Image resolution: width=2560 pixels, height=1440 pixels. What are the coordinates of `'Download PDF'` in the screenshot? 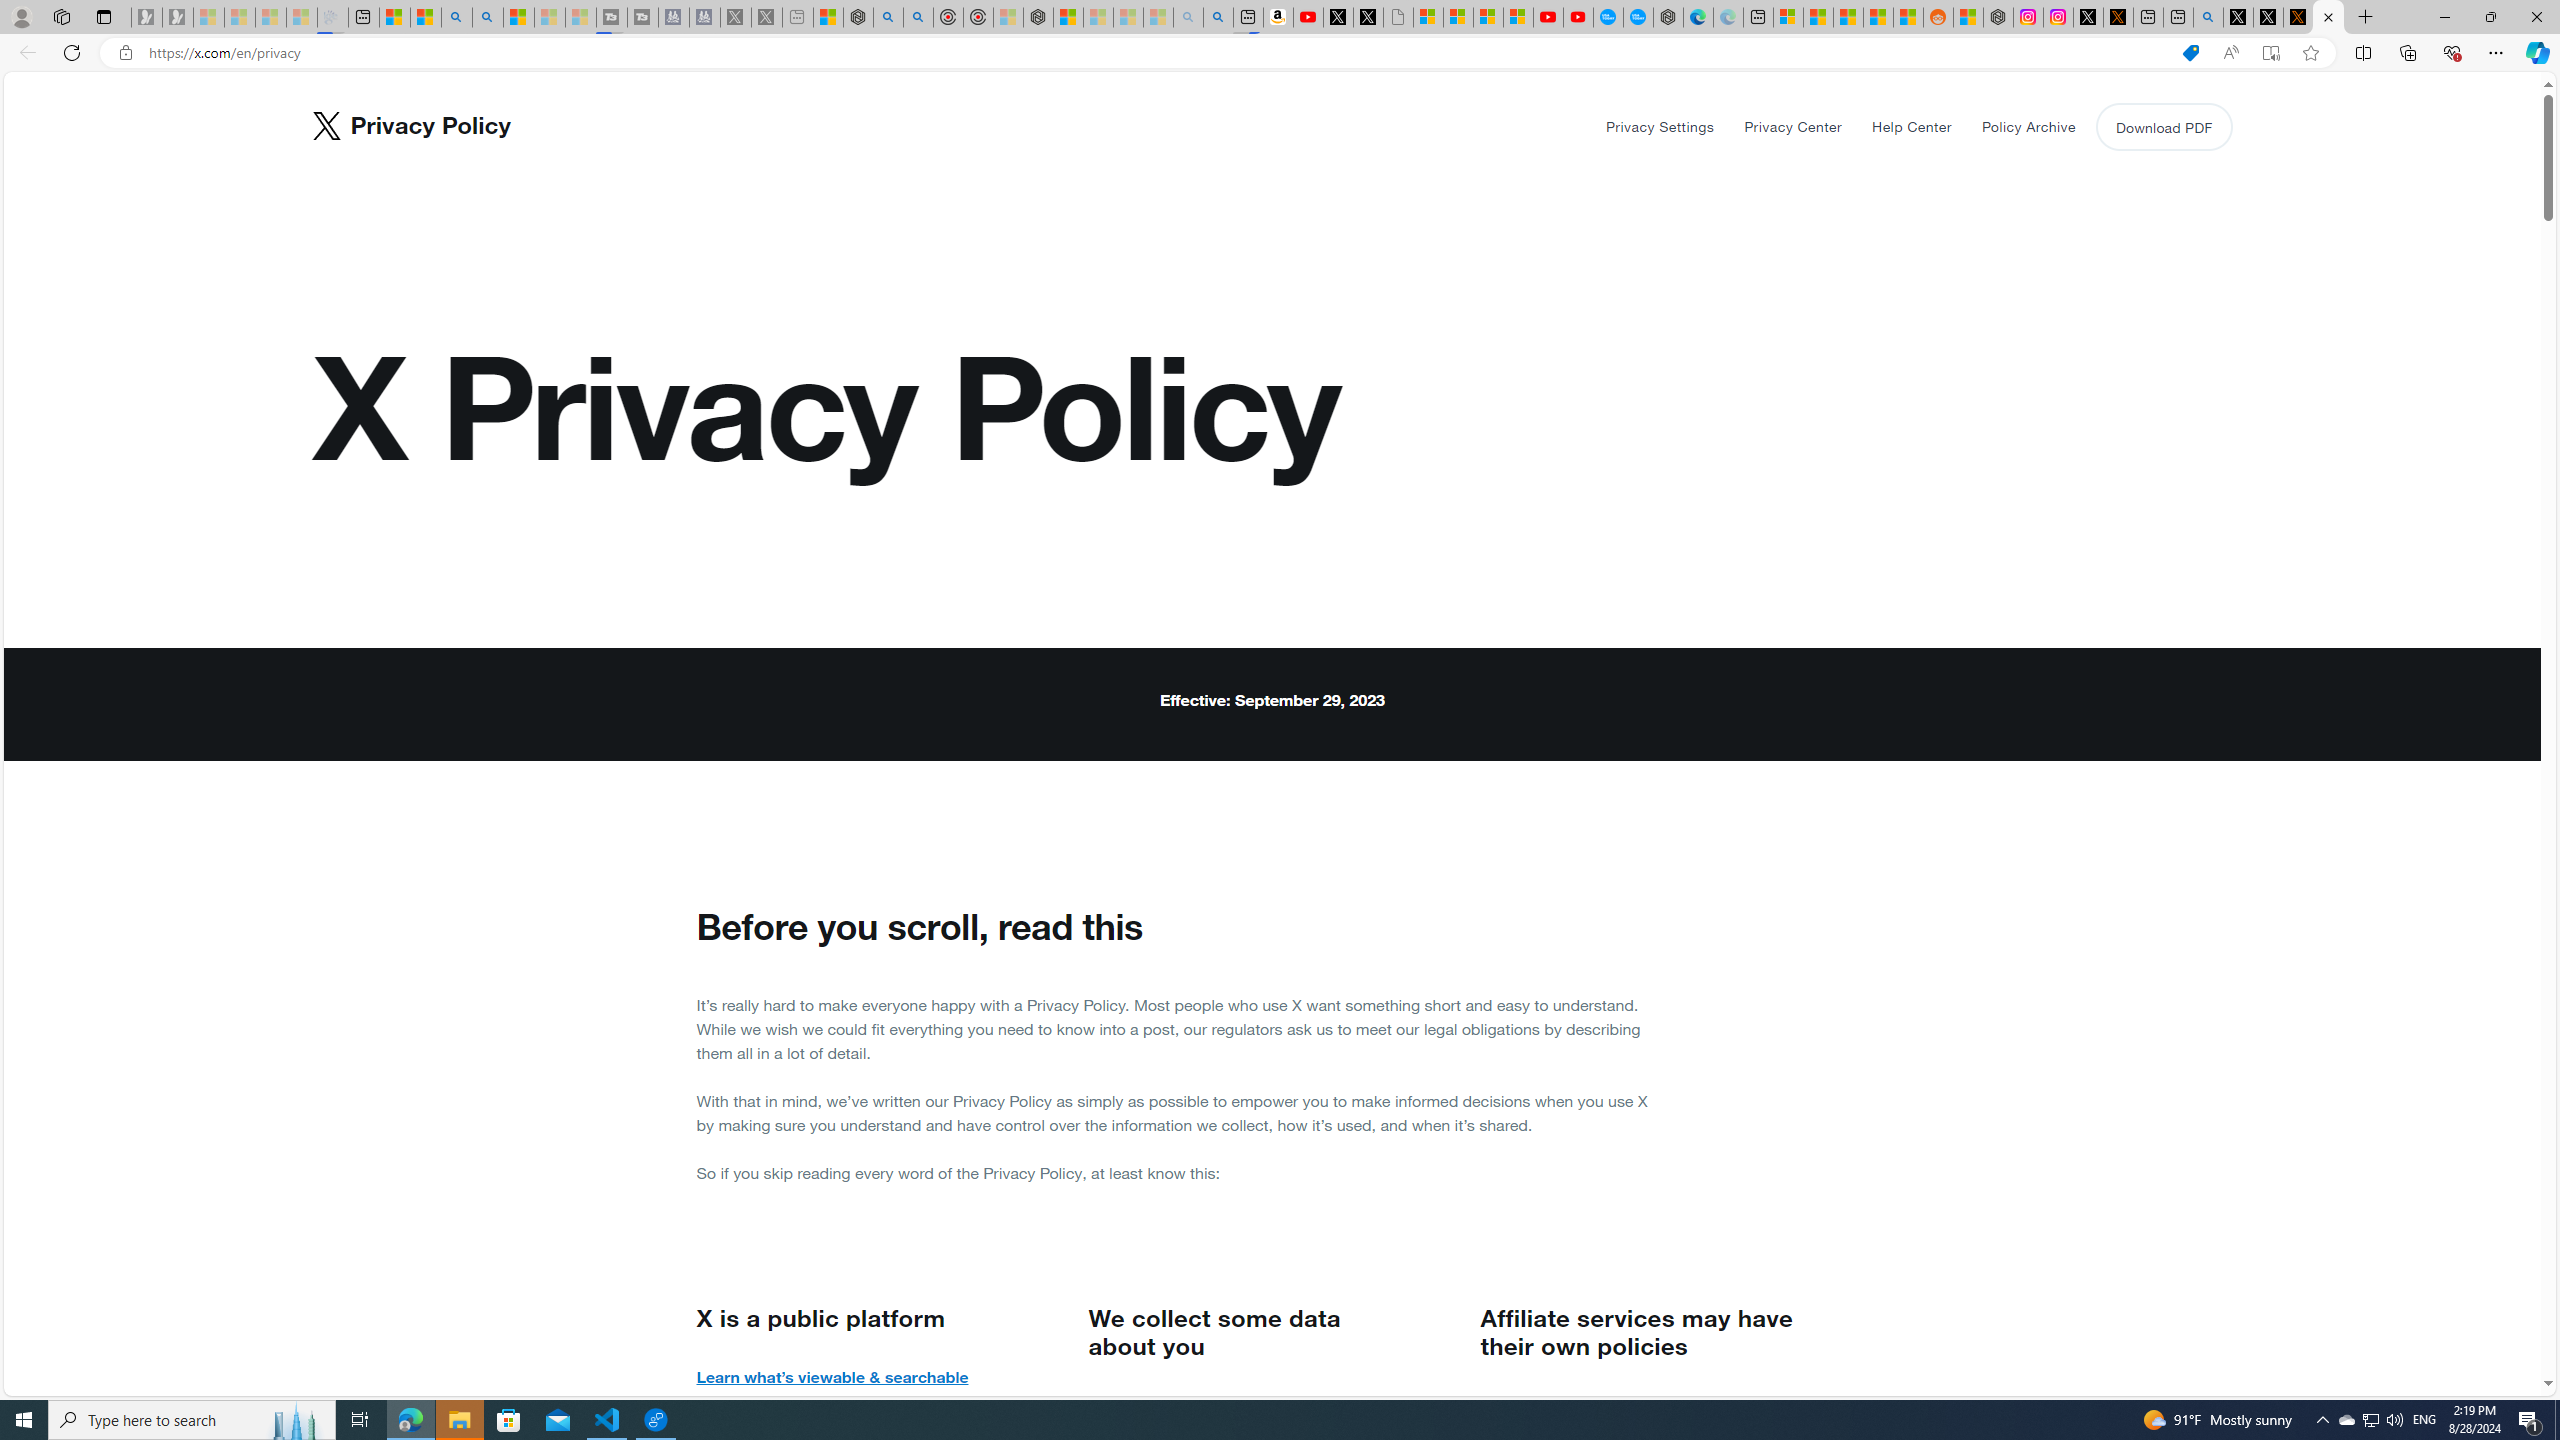 It's located at (2162, 126).